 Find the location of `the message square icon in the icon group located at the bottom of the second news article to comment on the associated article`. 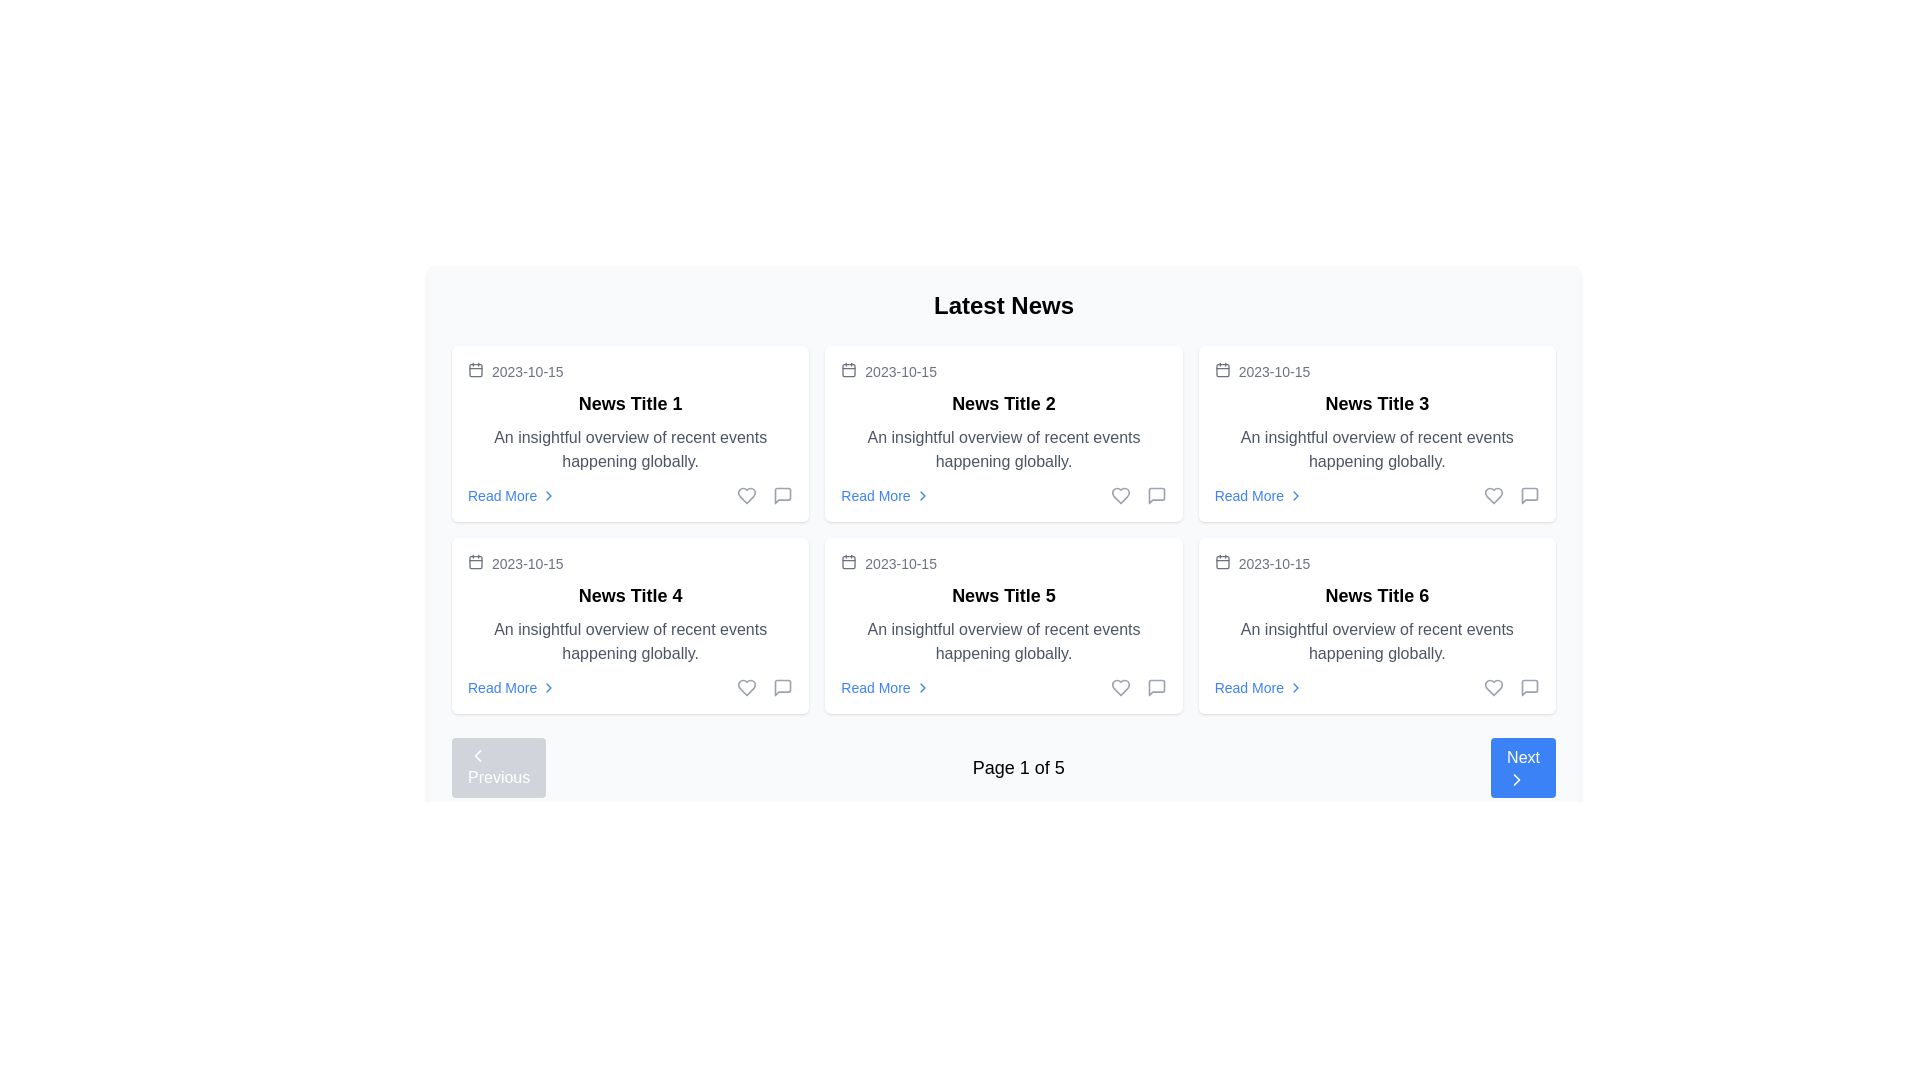

the message square icon in the icon group located at the bottom of the second news article to comment on the associated article is located at coordinates (1138, 495).